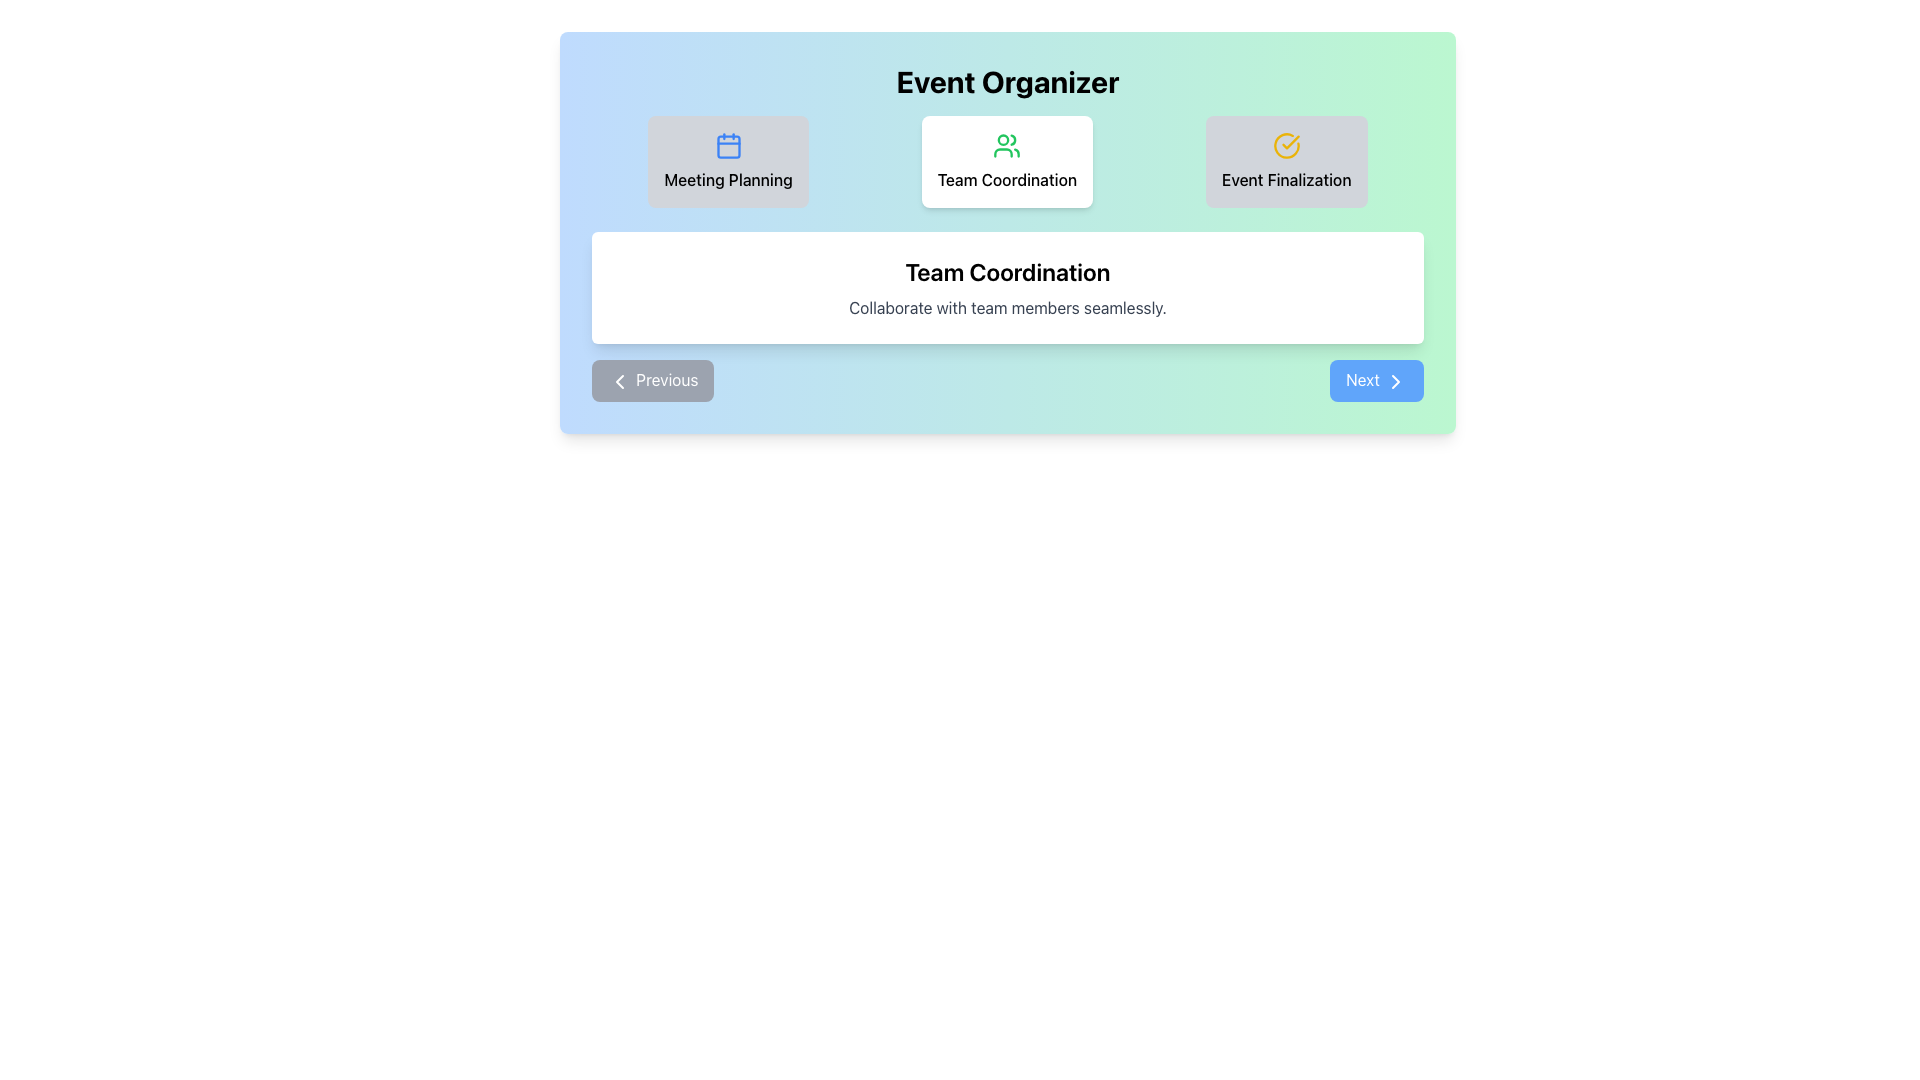 The height and width of the screenshot is (1080, 1920). Describe the element at coordinates (1286, 145) in the screenshot. I see `the circular icon with a checkmark inside it, which has a yellow outline, located above the text 'Event Finalization' in the rightmost card` at that location.